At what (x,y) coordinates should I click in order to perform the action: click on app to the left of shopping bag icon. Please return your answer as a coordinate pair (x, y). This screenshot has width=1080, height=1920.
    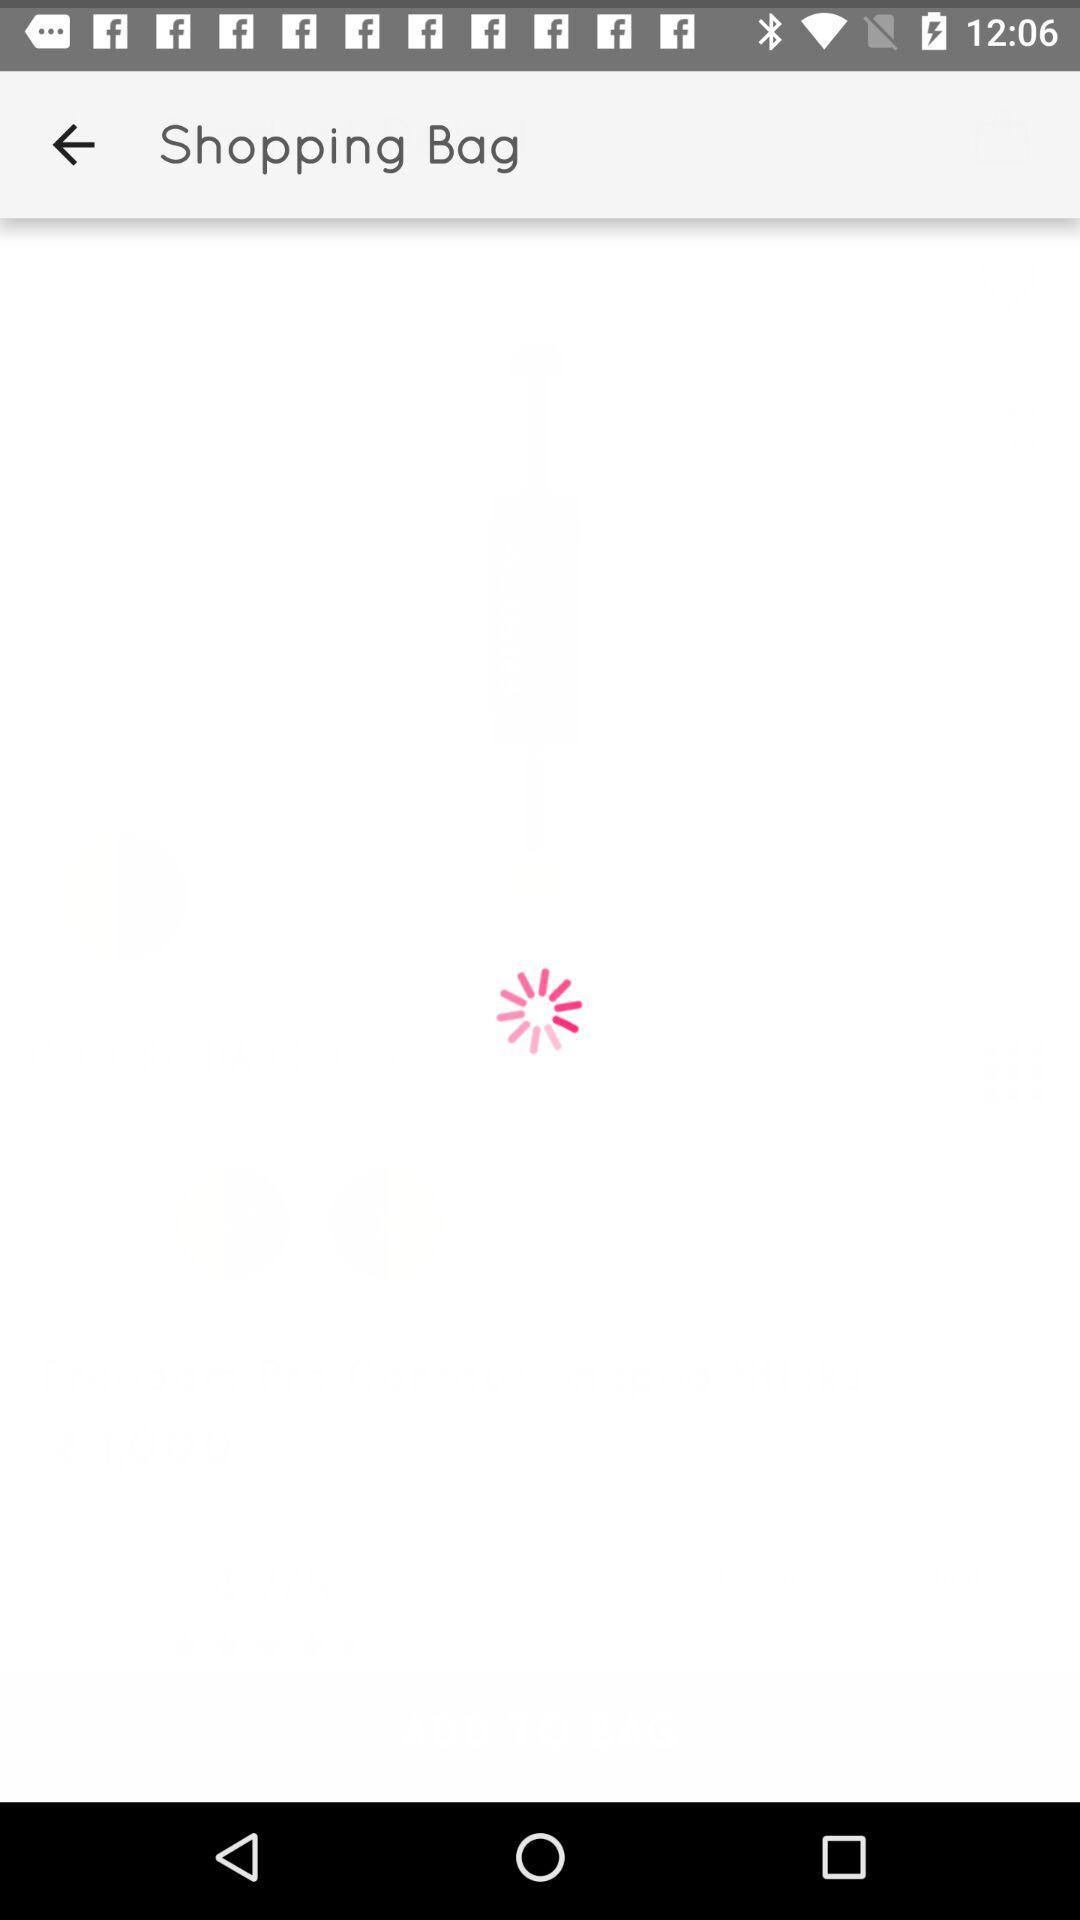
    Looking at the image, I should click on (72, 135).